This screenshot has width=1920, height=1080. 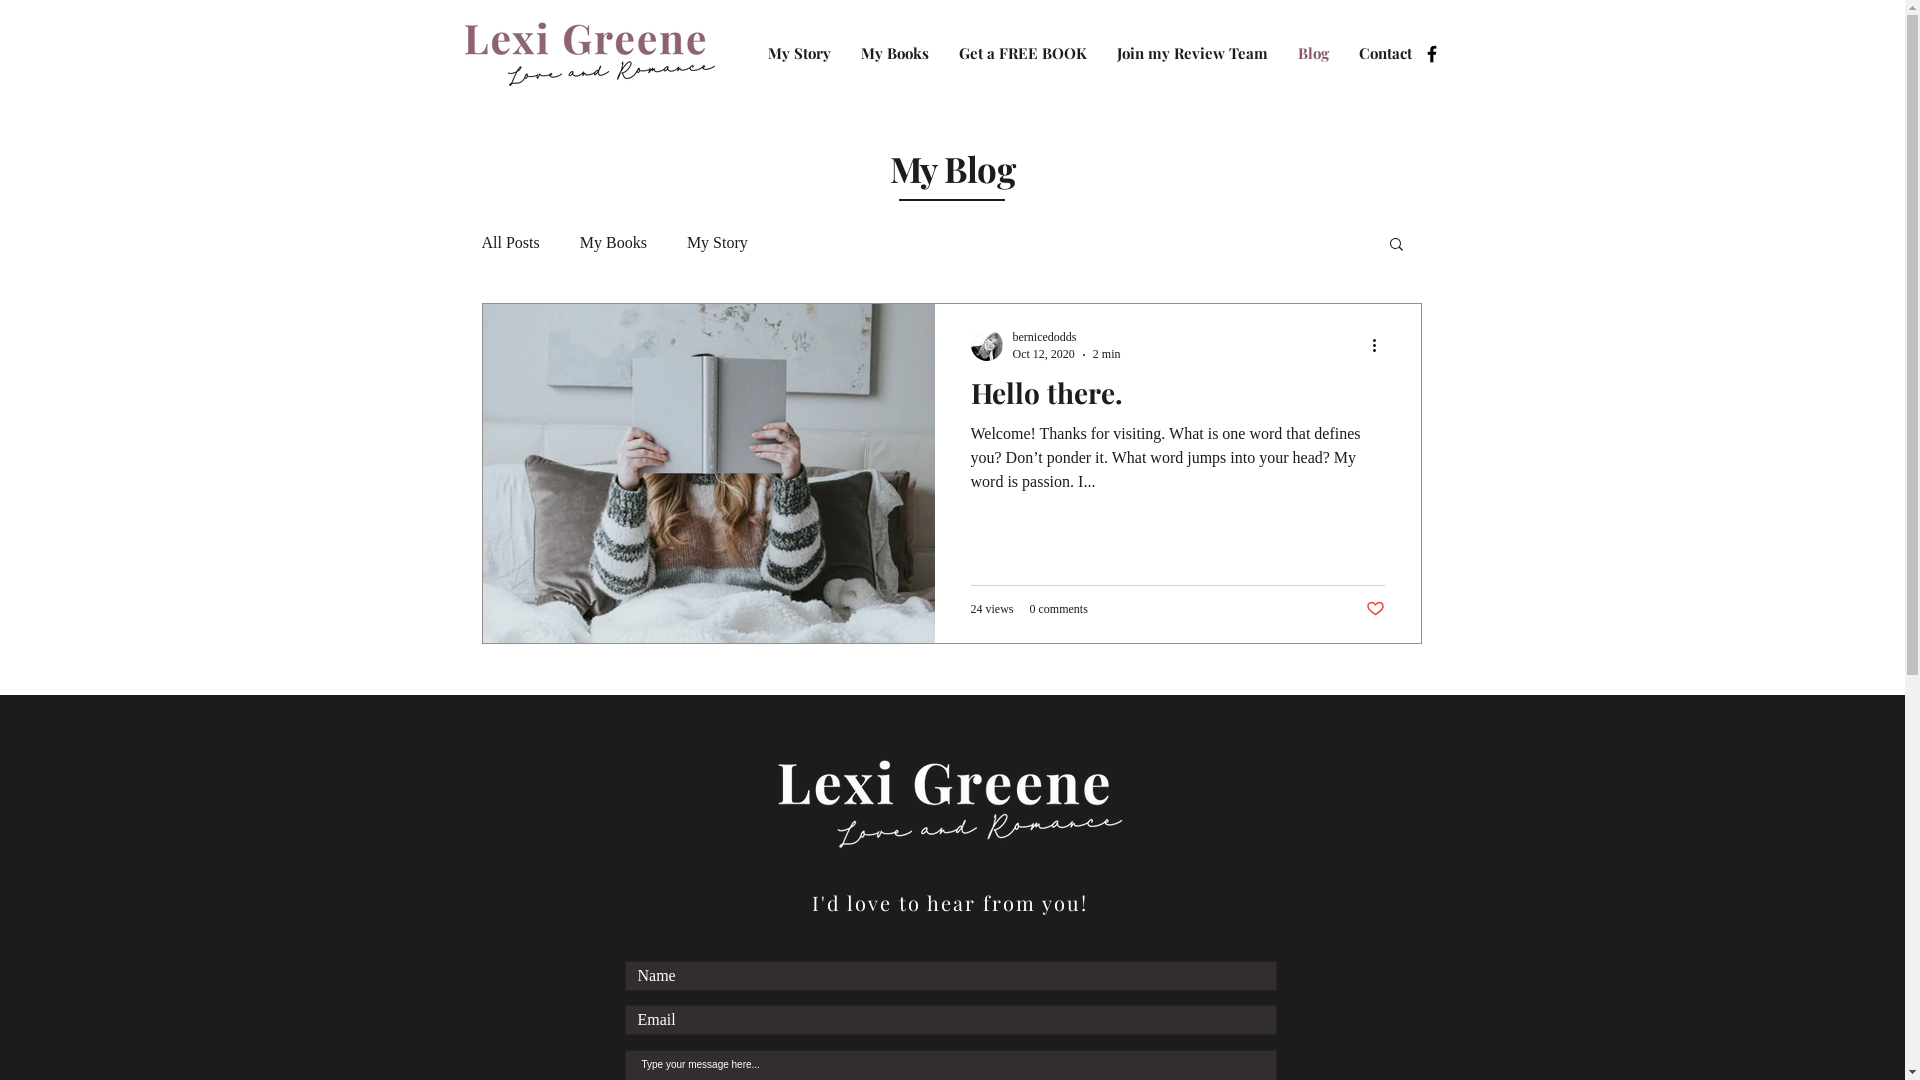 What do you see at coordinates (686, 242) in the screenshot?
I see `'My Story'` at bounding box center [686, 242].